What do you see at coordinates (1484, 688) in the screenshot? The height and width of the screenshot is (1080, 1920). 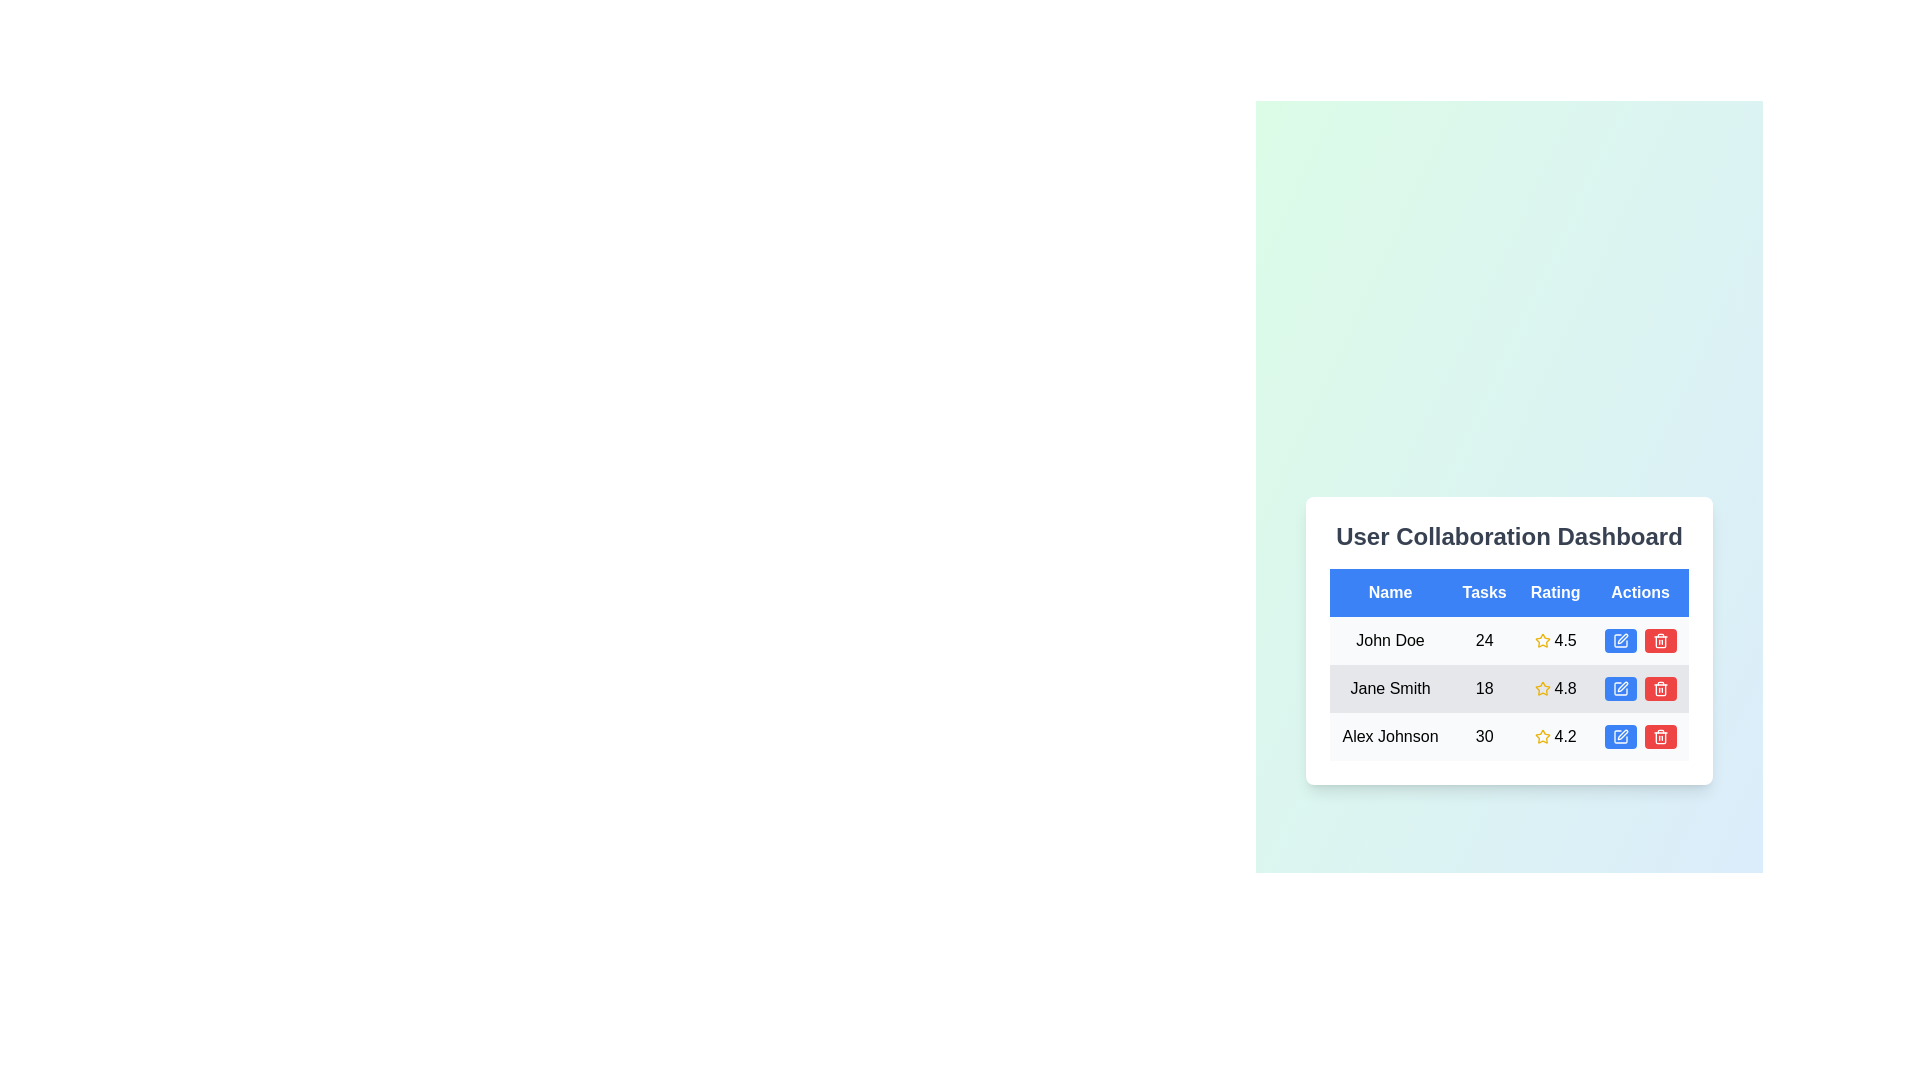 I see `the data cell representing the task count for user 'Jane Smith' in the data table, which is the second component in the row under the 'Tasks' column` at bounding box center [1484, 688].